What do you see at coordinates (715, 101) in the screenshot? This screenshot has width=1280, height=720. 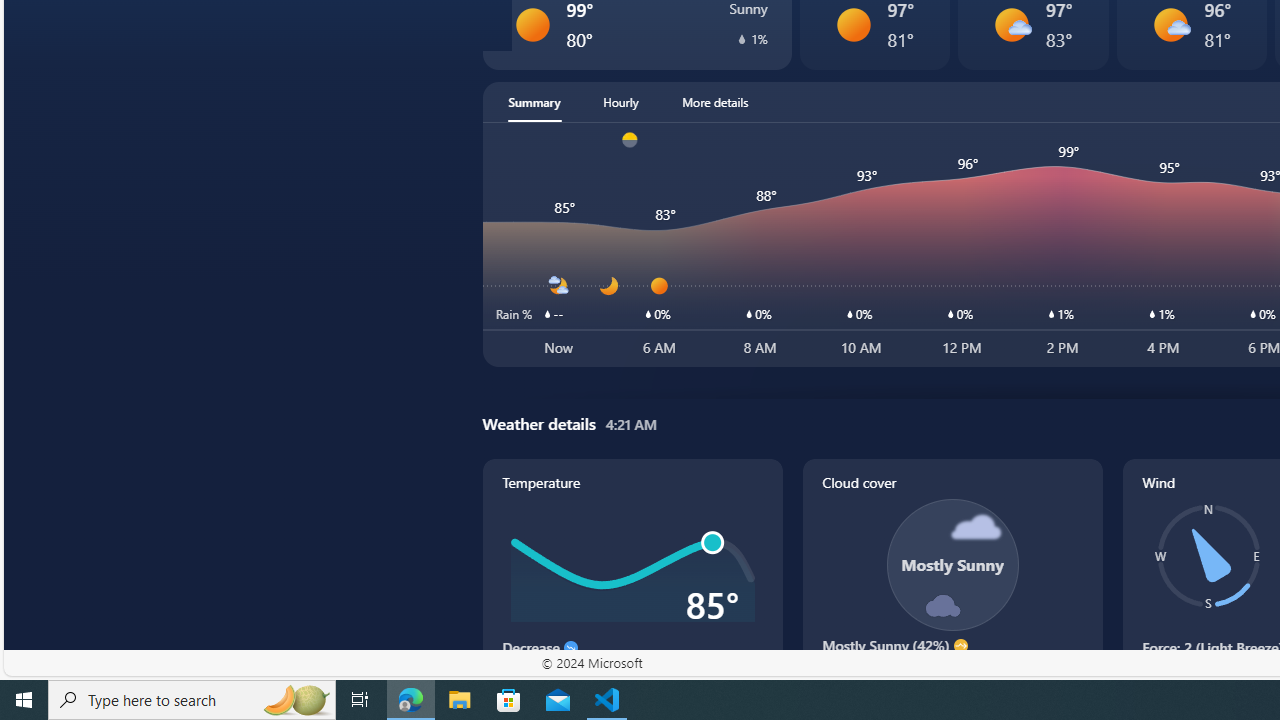 I see `'More details'` at bounding box center [715, 101].